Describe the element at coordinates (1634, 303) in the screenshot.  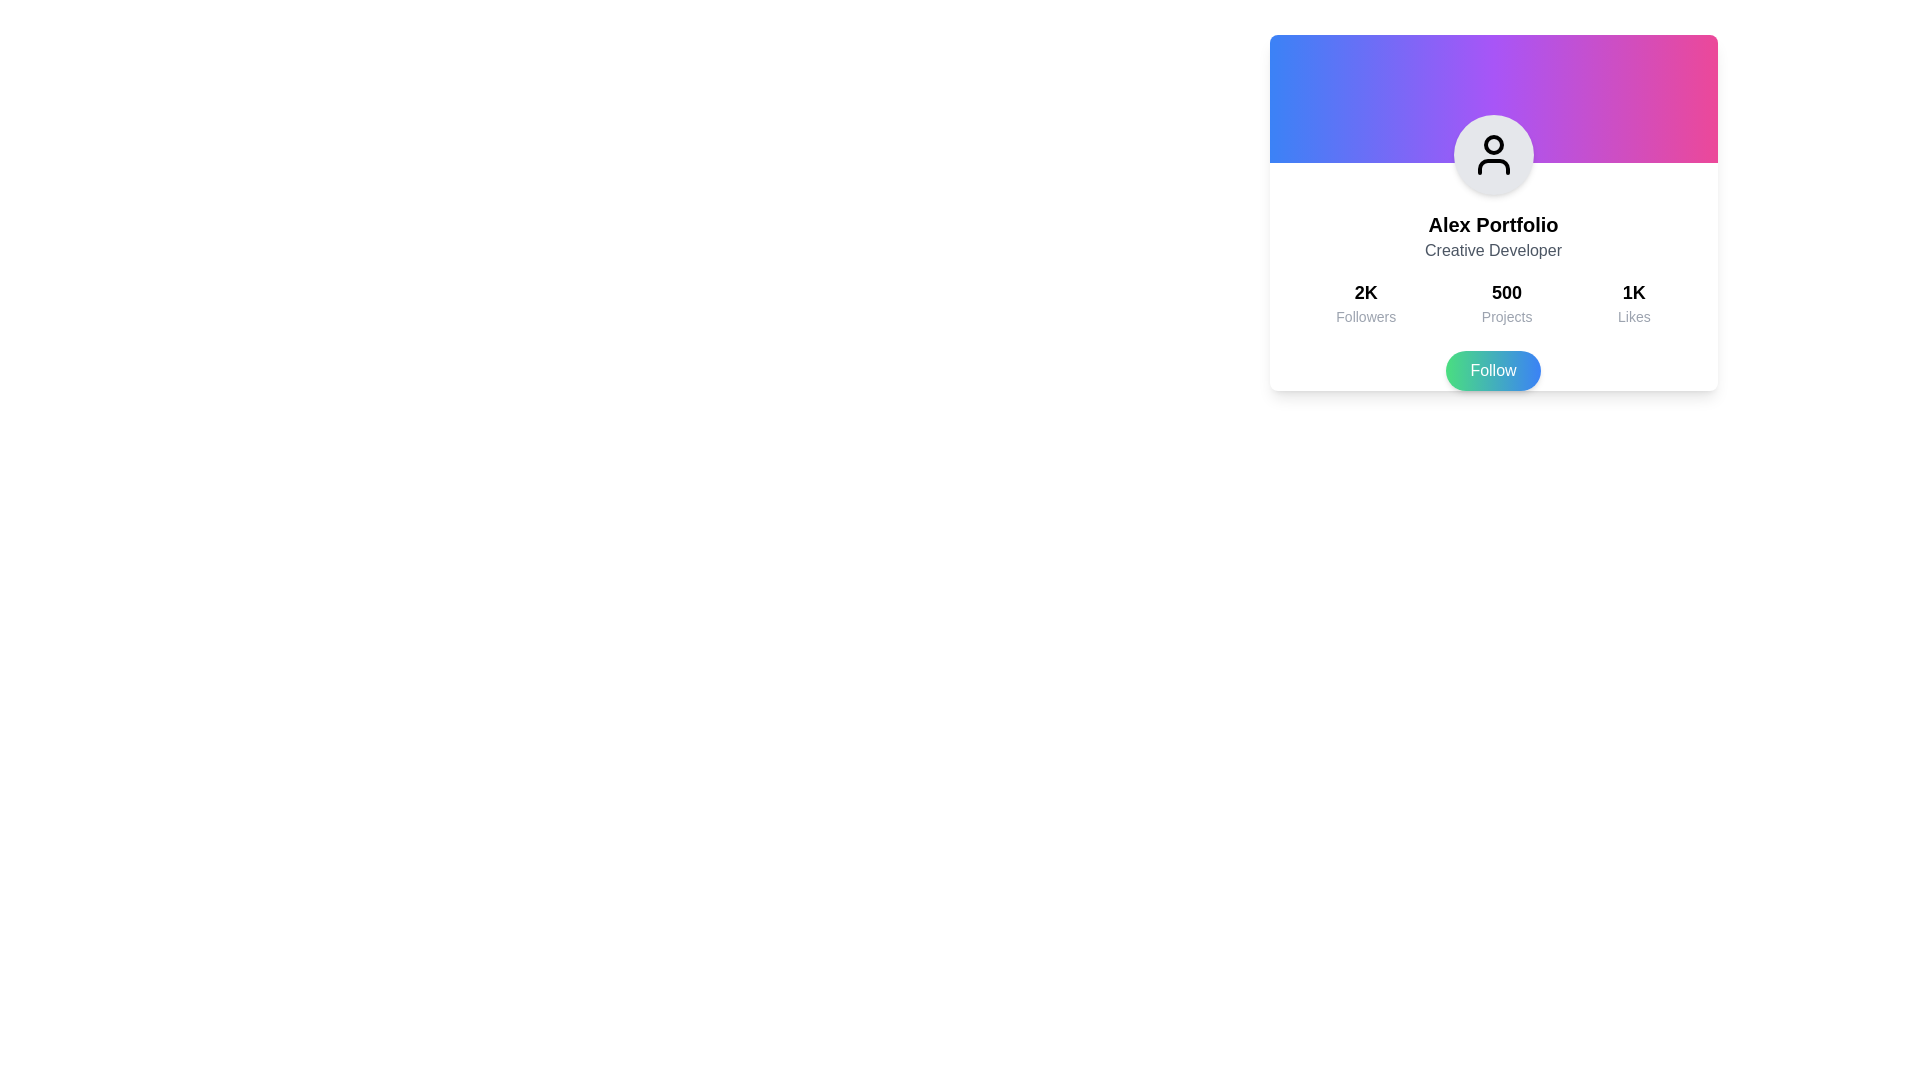
I see `the likes count text display, which is the rightmost item in the statistics row of the user profile card, following '500 Projects' and '2K Followers'` at that location.